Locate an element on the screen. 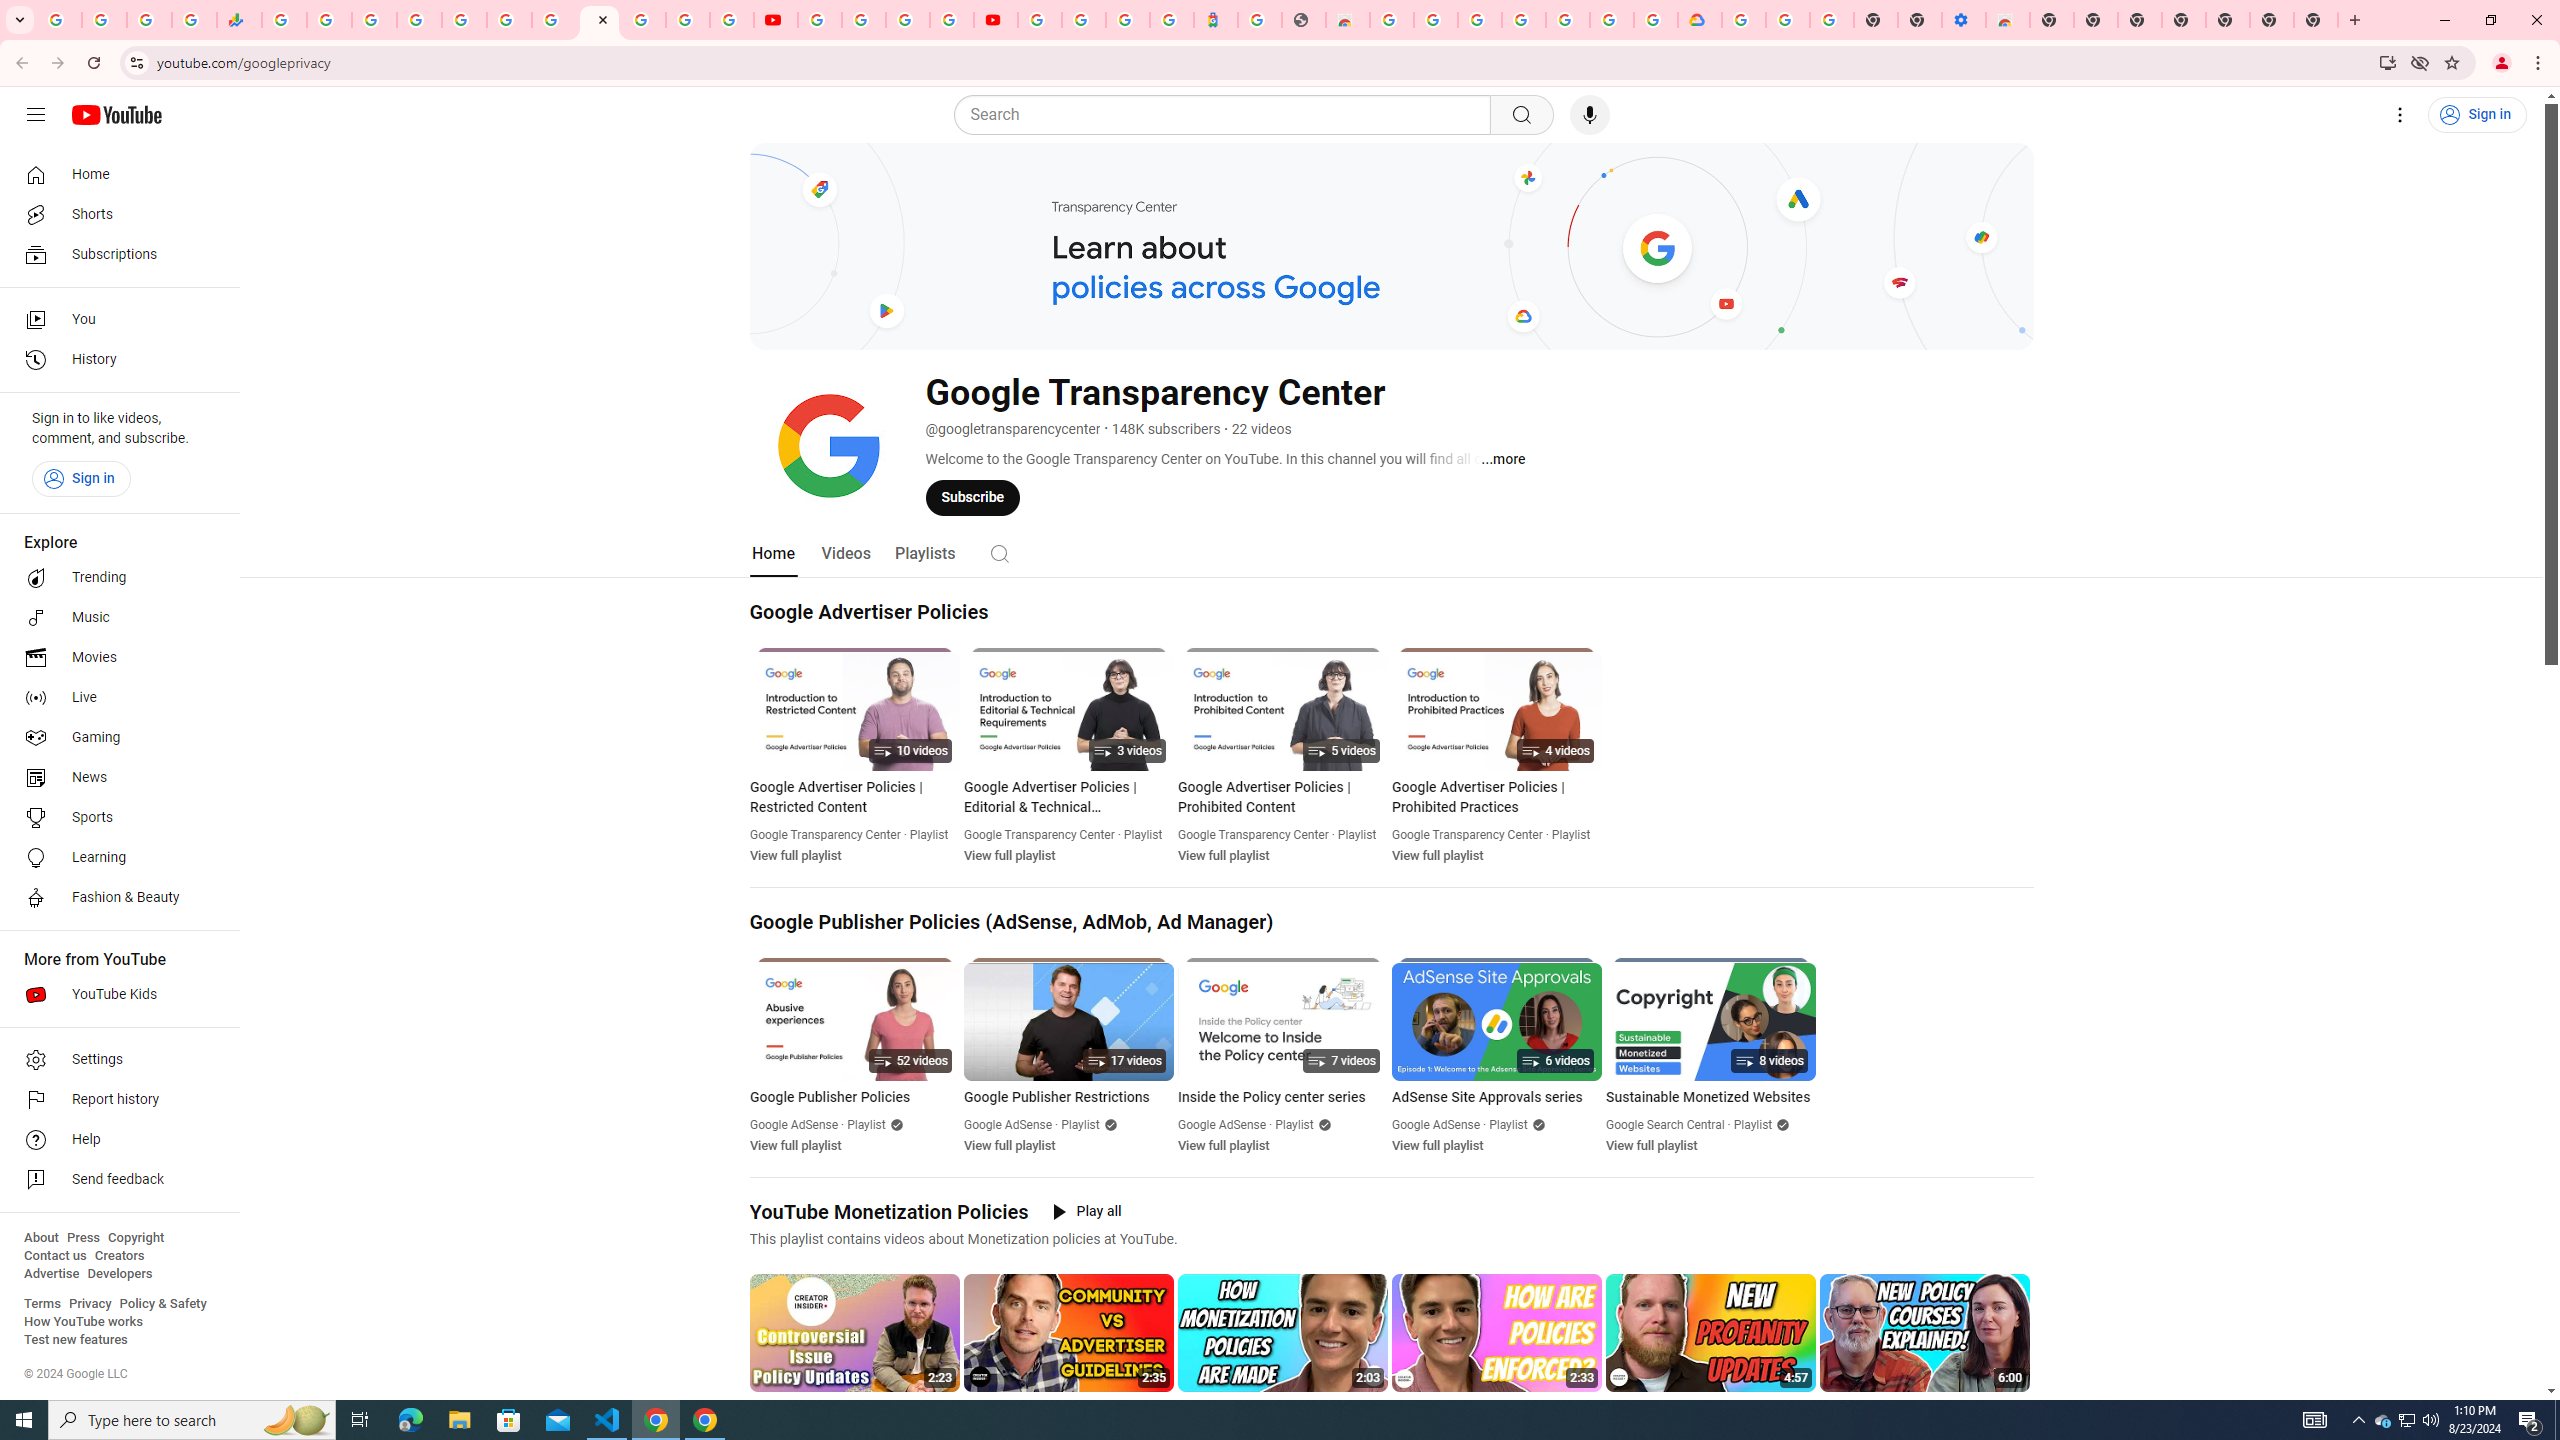  'Policy & Safety' is located at coordinates (162, 1302).